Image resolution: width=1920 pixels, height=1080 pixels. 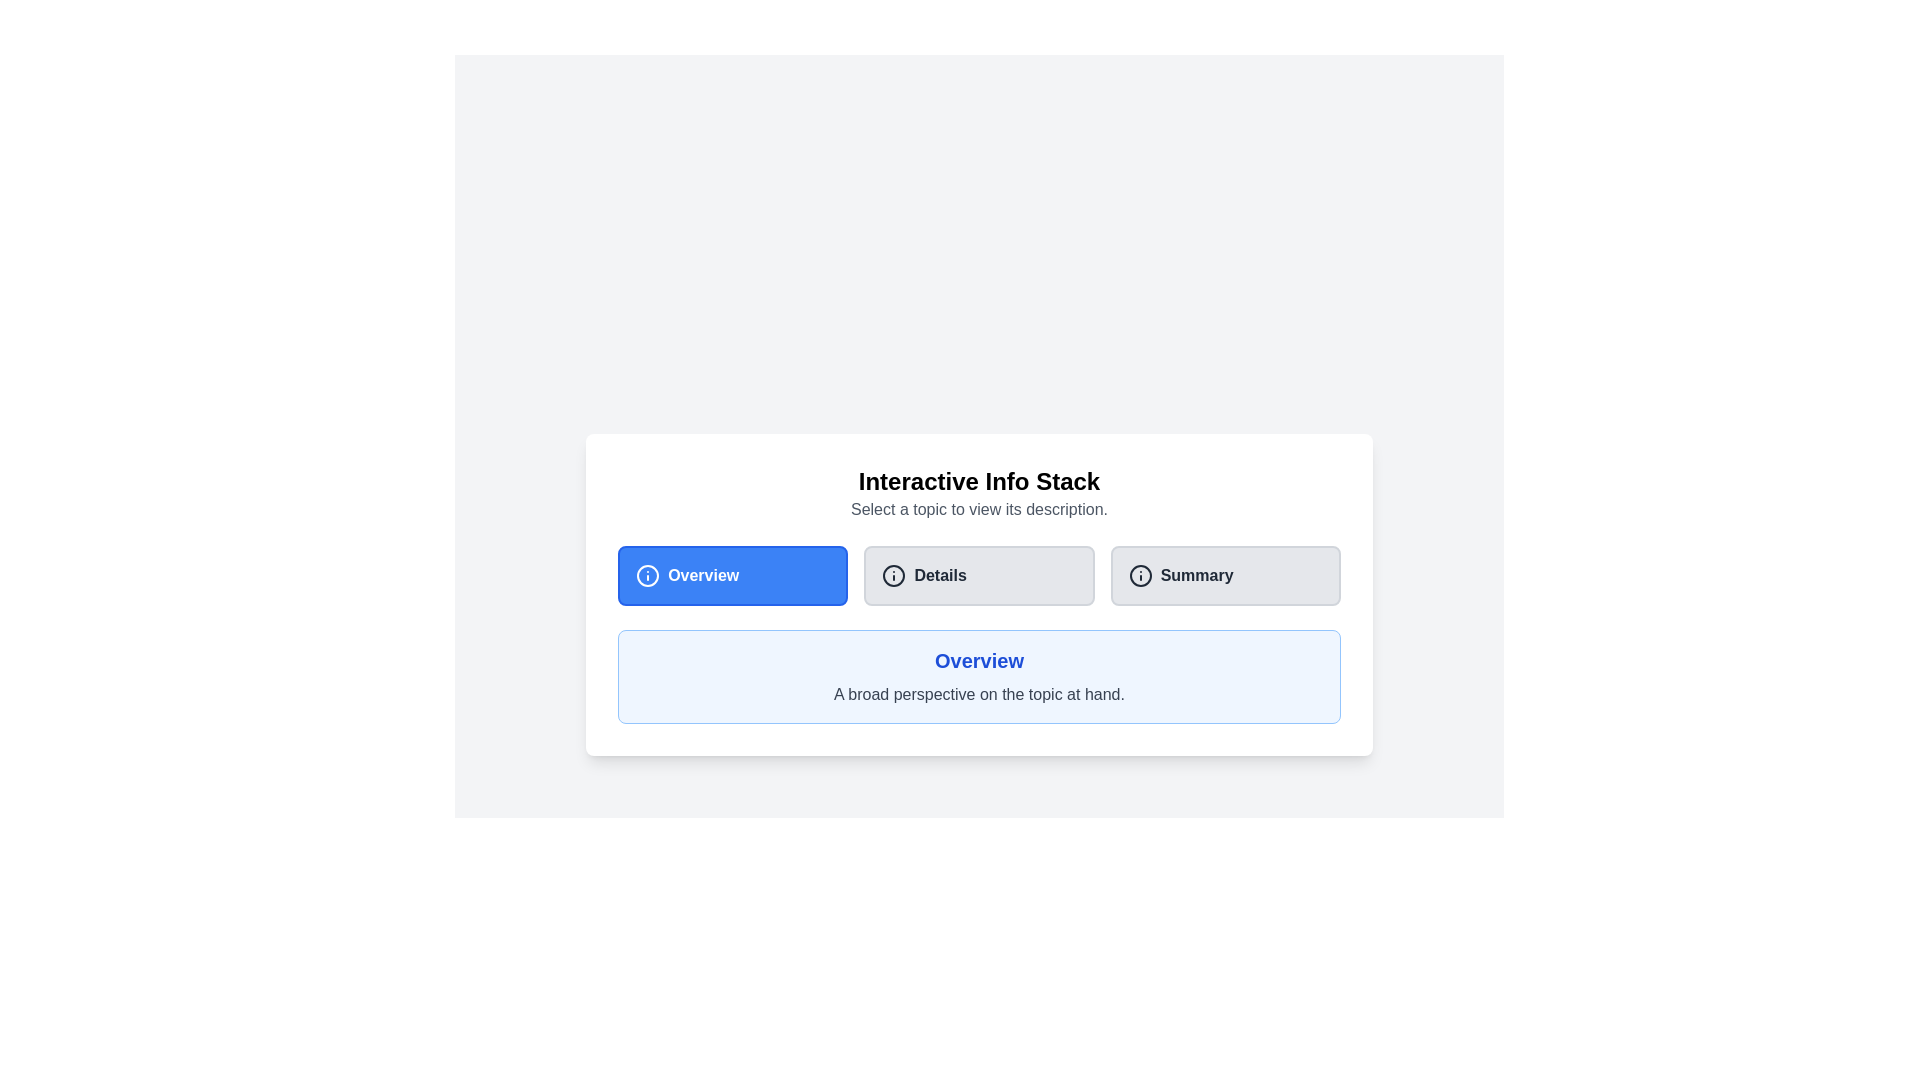 What do you see at coordinates (732, 575) in the screenshot?
I see `the first button in a row of three buttons, which functions as an option selector for displaying content related to 'Overview'` at bounding box center [732, 575].